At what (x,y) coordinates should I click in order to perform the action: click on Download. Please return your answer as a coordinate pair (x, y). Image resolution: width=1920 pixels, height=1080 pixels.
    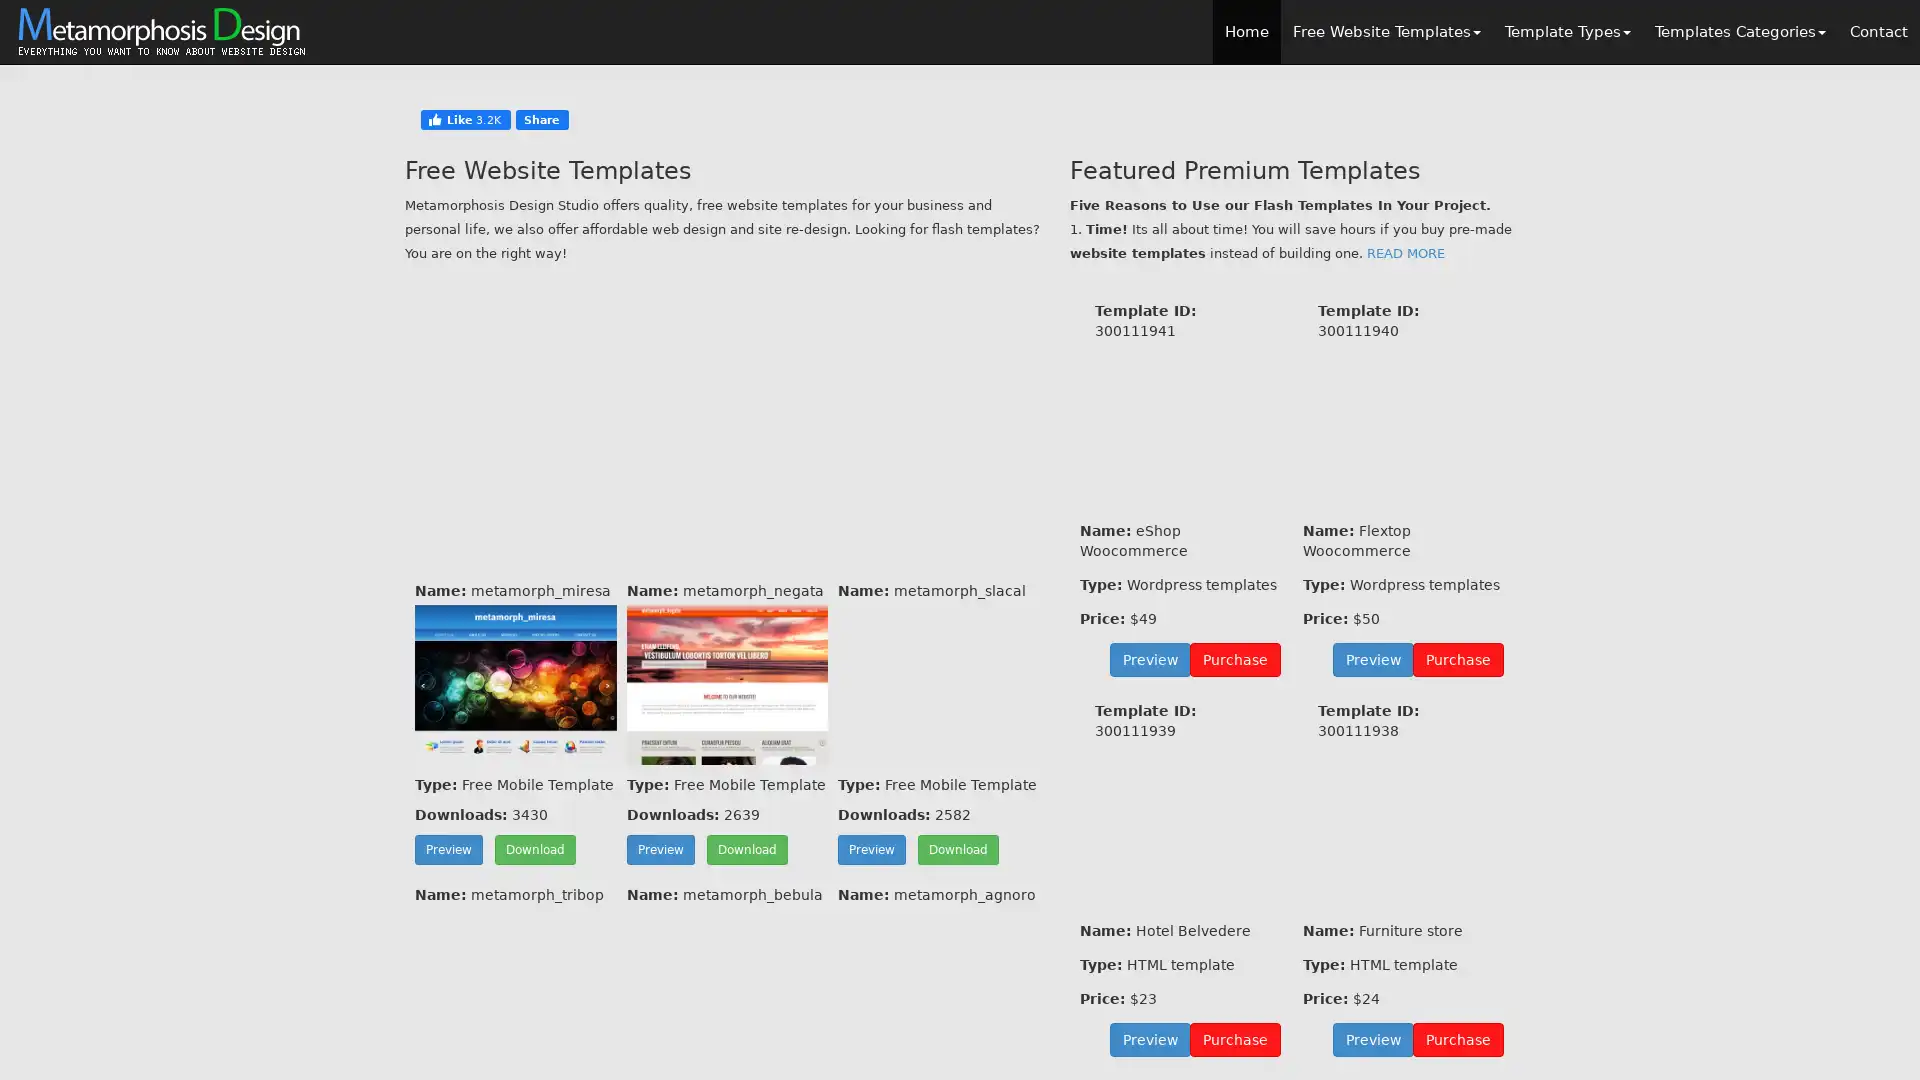
    Looking at the image, I should click on (745, 849).